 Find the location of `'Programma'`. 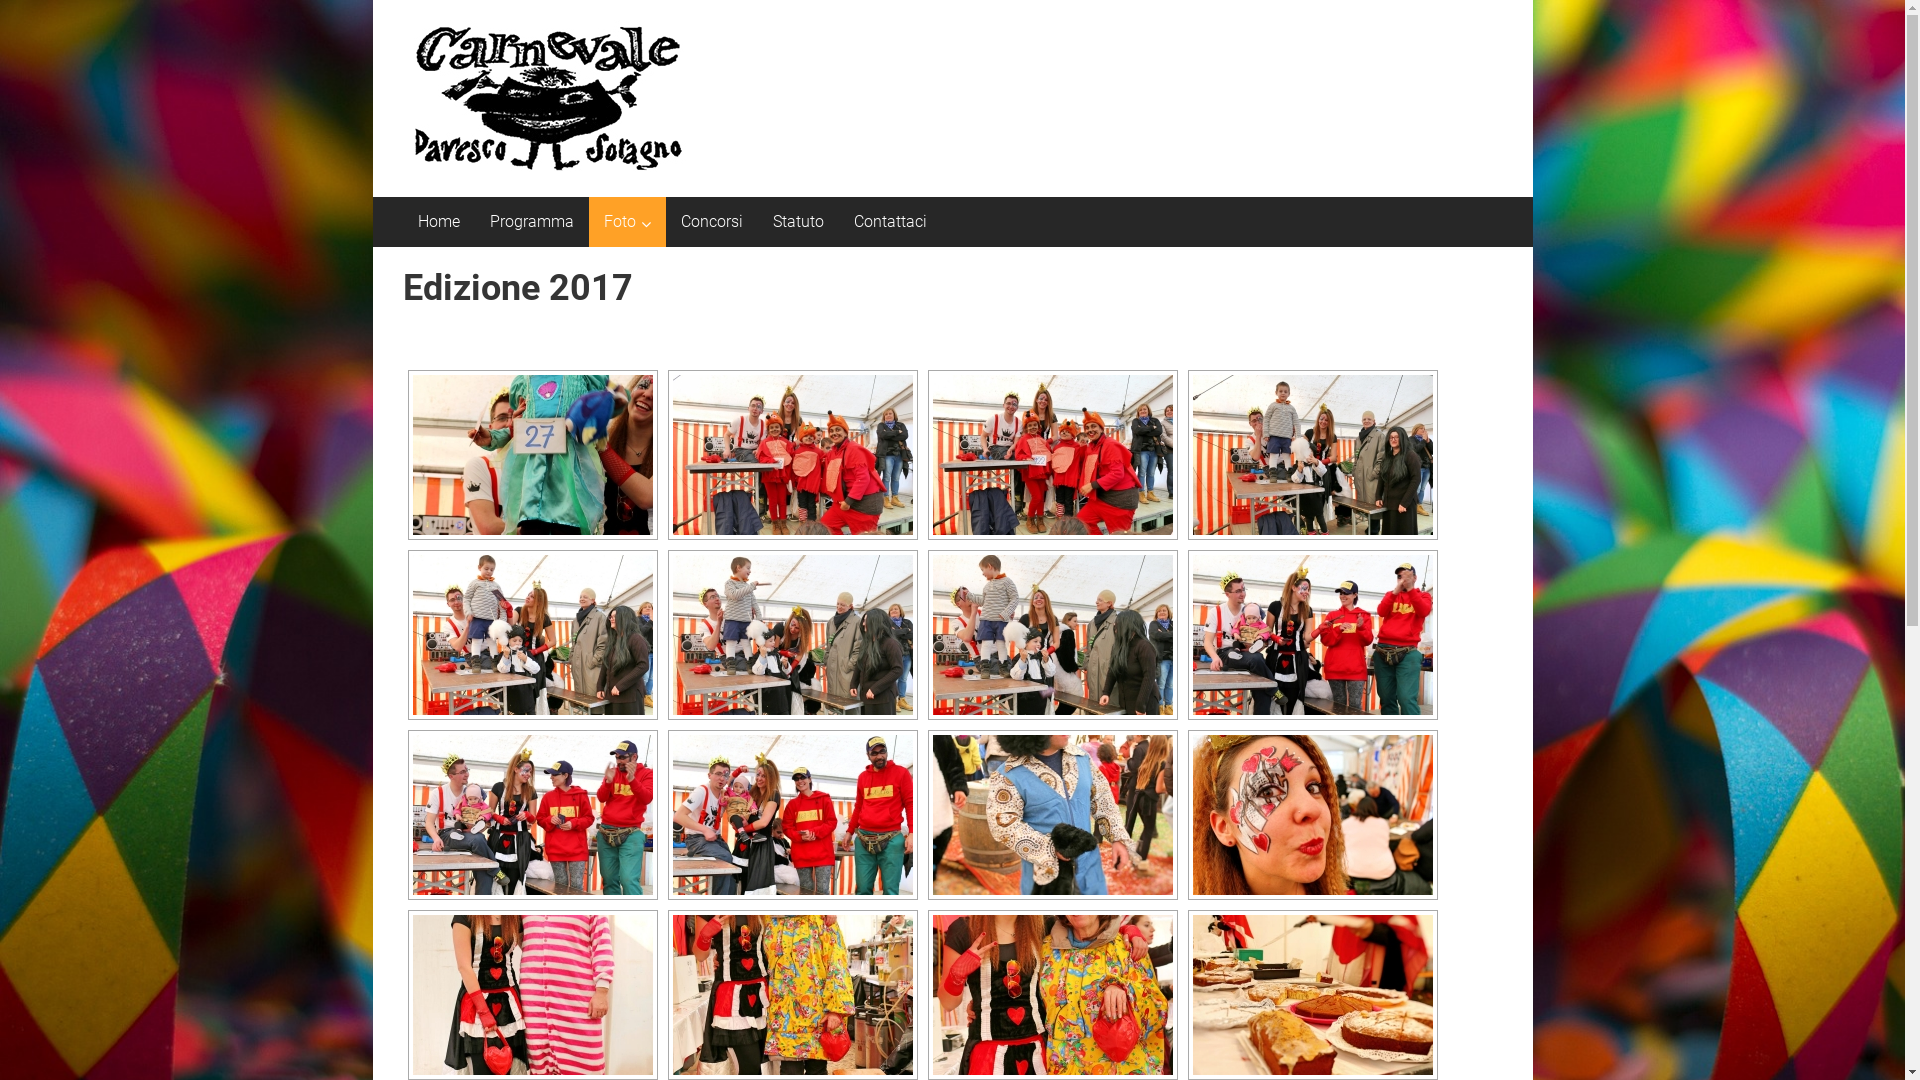

'Programma' is located at coordinates (532, 222).